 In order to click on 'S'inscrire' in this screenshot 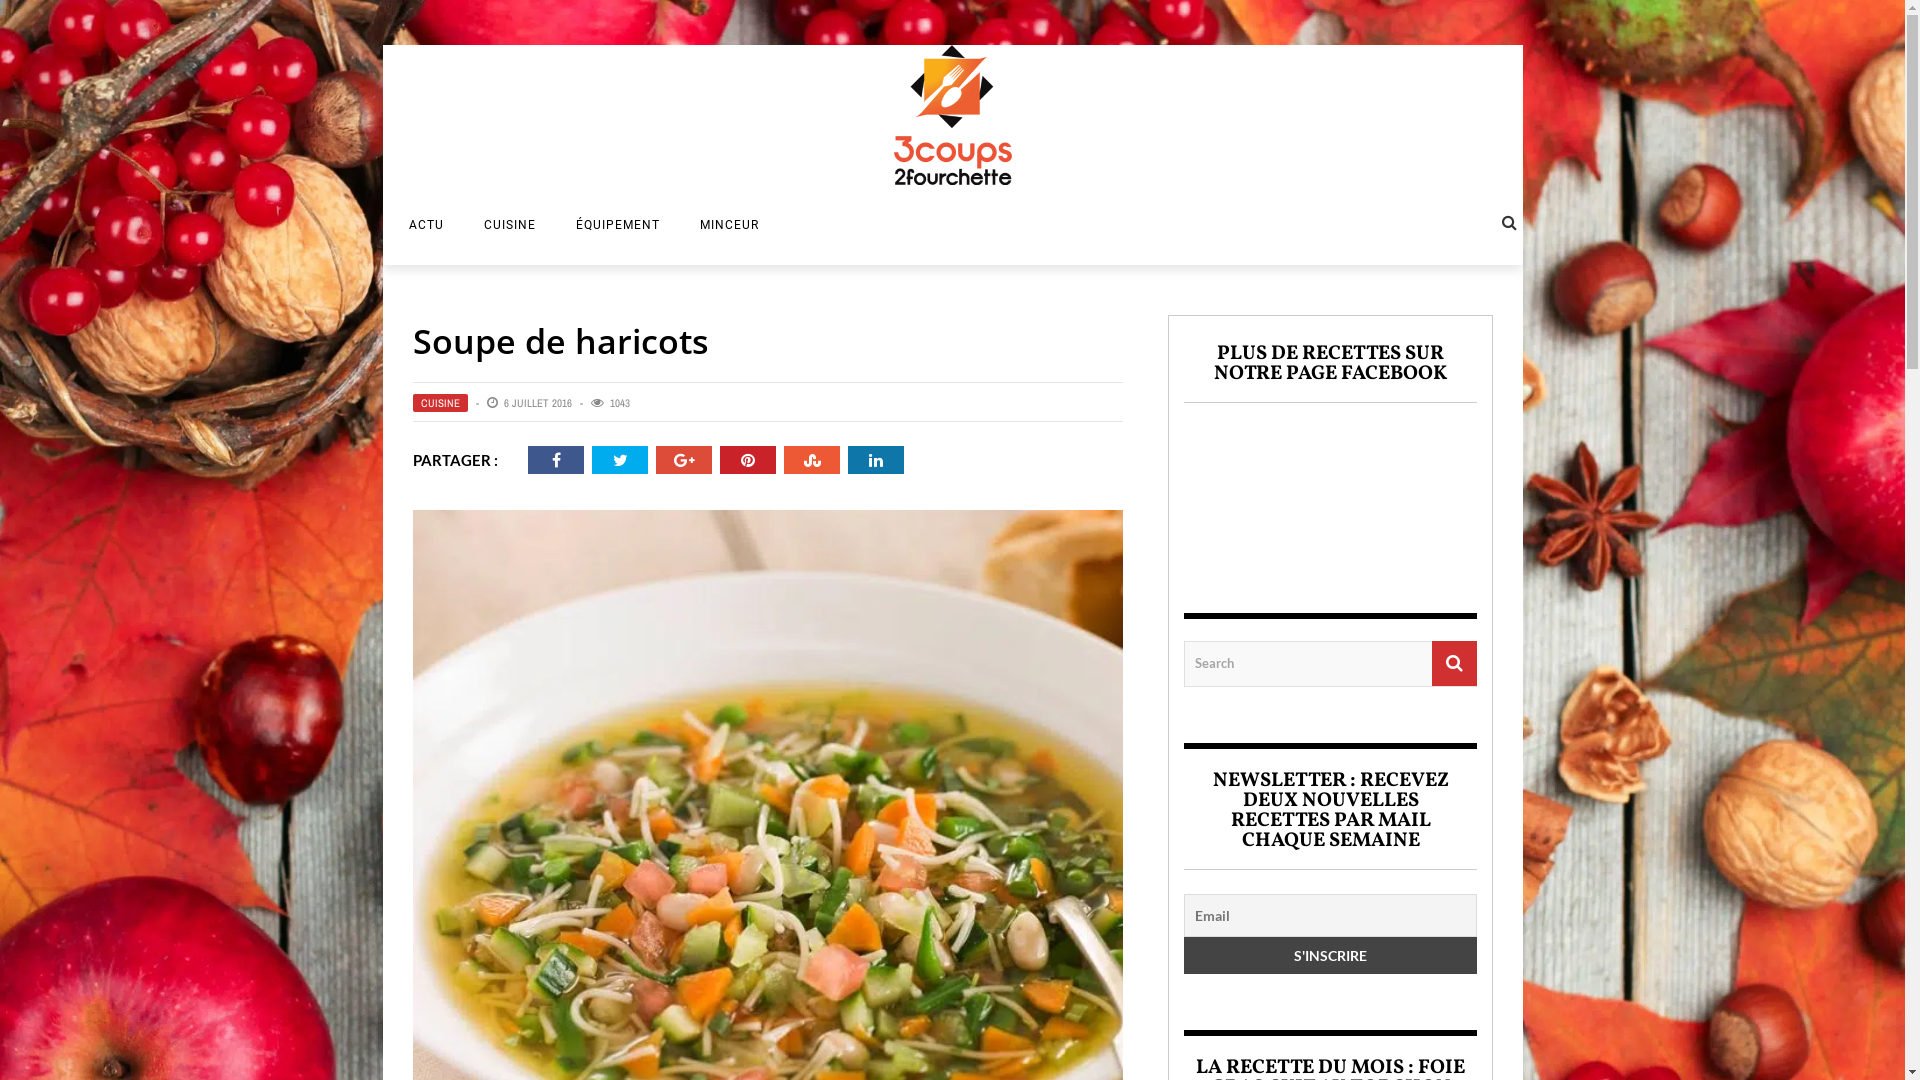, I will do `click(1330, 953)`.